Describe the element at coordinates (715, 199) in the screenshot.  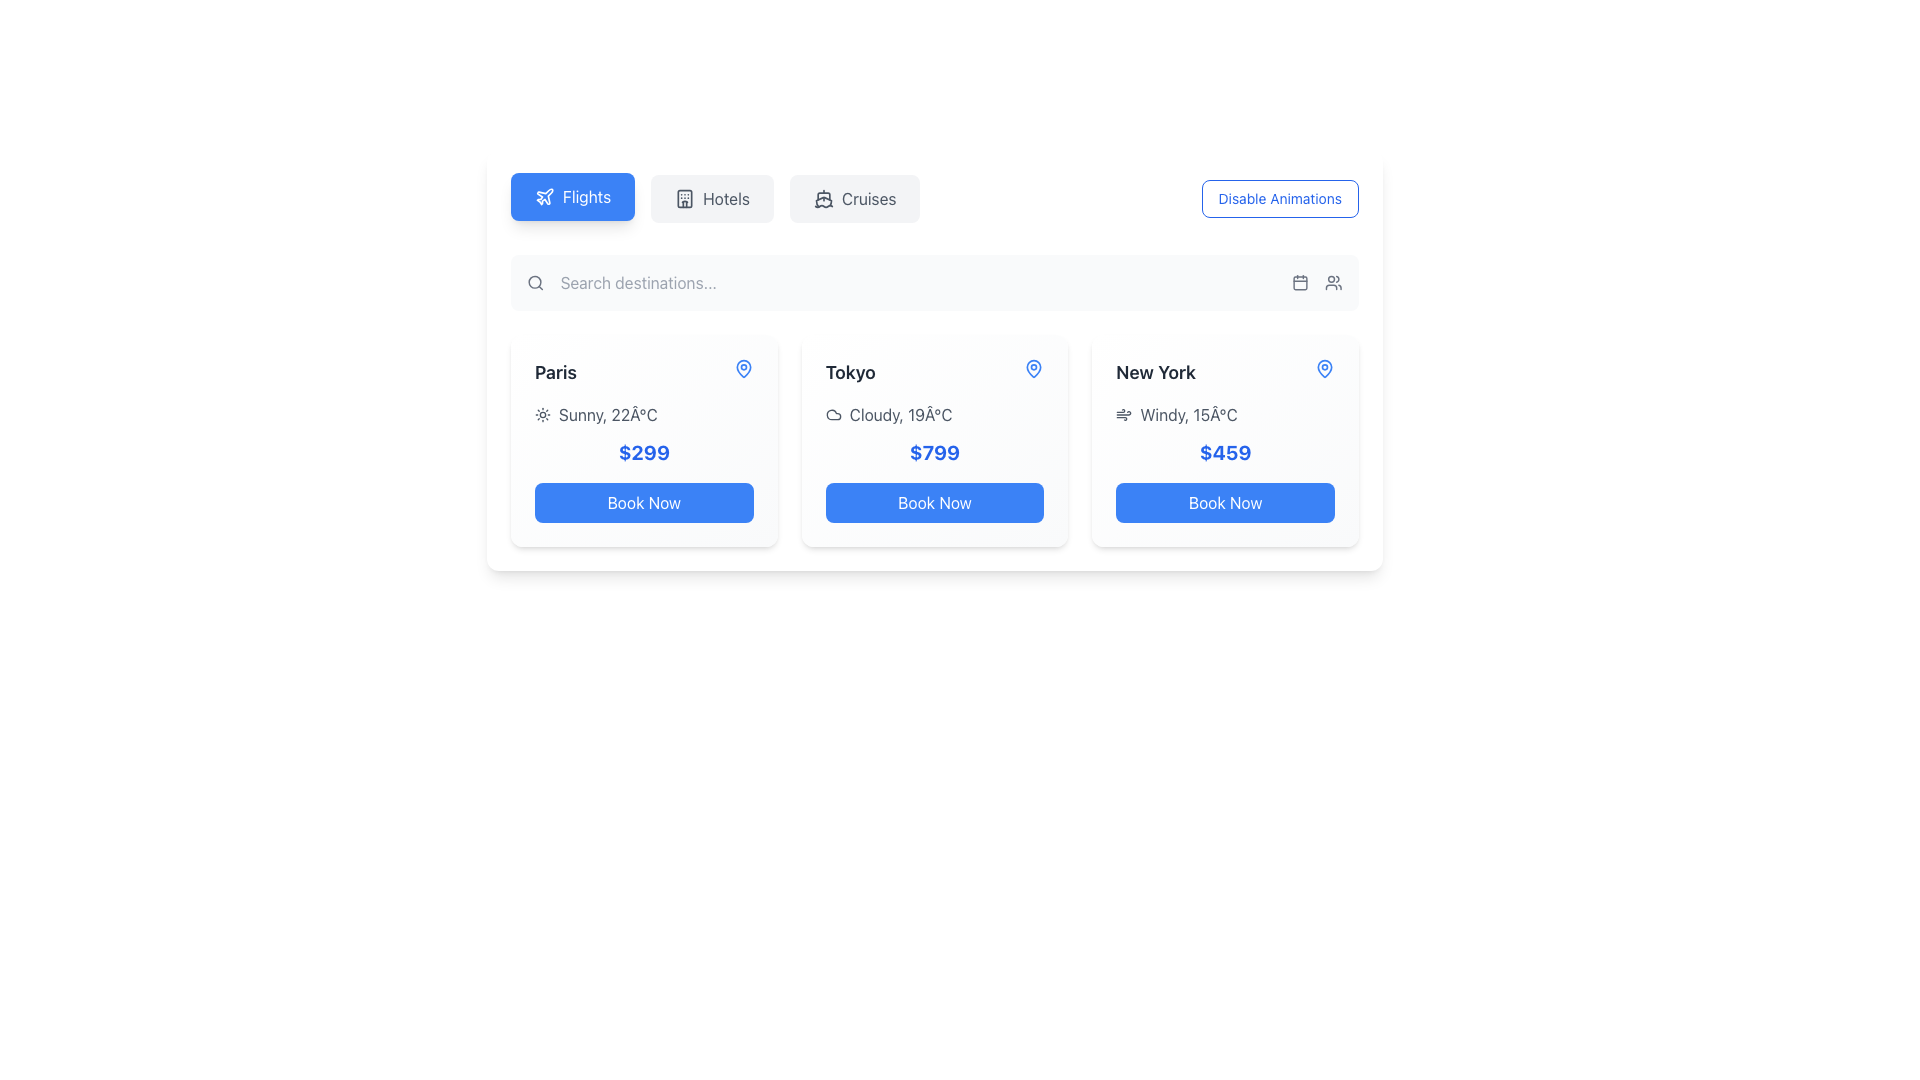
I see `the 'Hotels' button in the navigation menu` at that location.